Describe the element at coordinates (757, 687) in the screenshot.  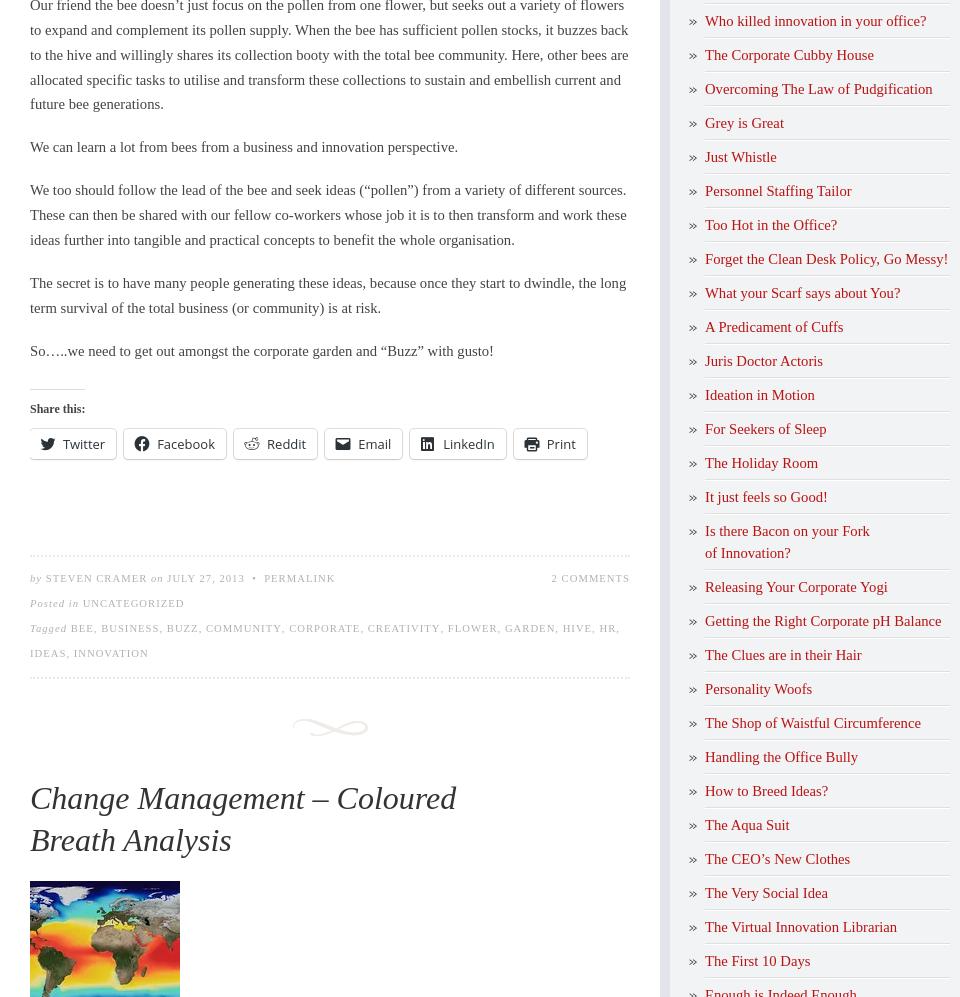
I see `'Personality Woofs'` at that location.